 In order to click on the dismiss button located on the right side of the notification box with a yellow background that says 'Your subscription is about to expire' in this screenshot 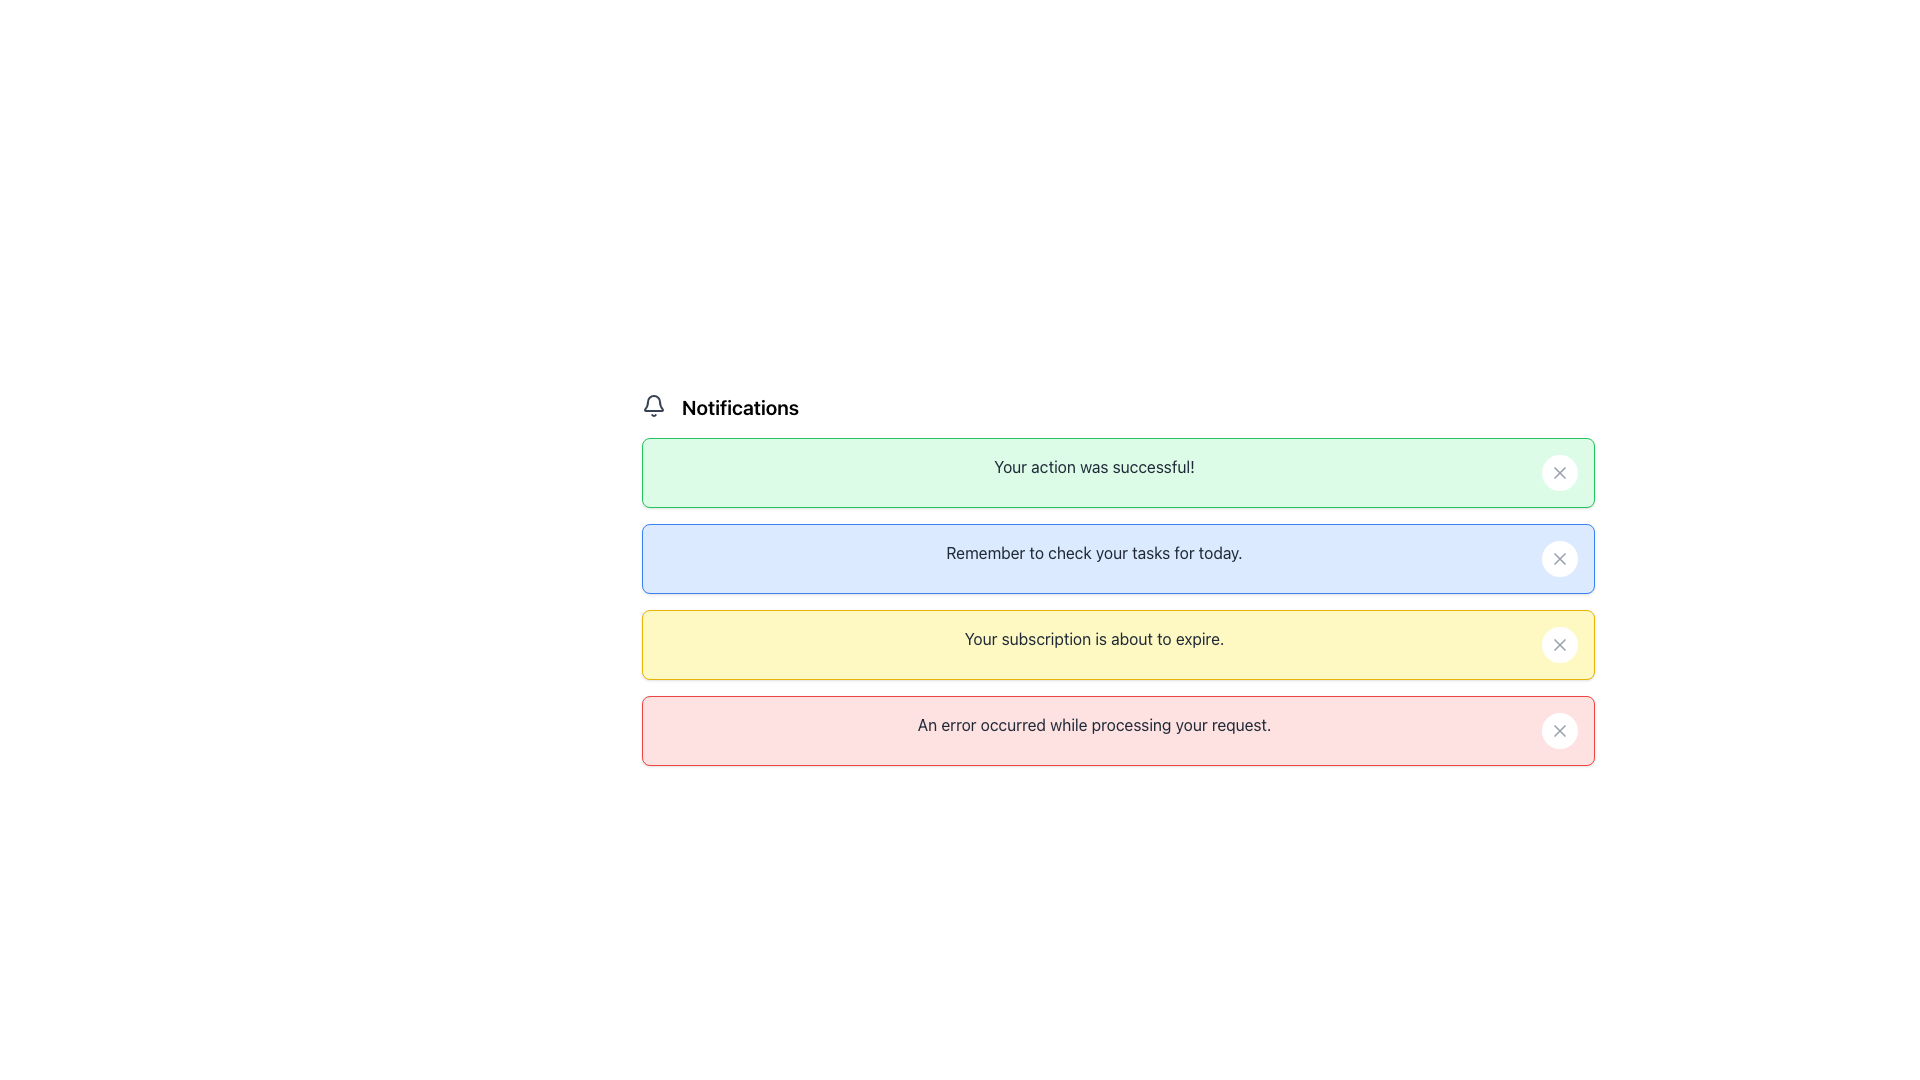, I will do `click(1559, 644)`.